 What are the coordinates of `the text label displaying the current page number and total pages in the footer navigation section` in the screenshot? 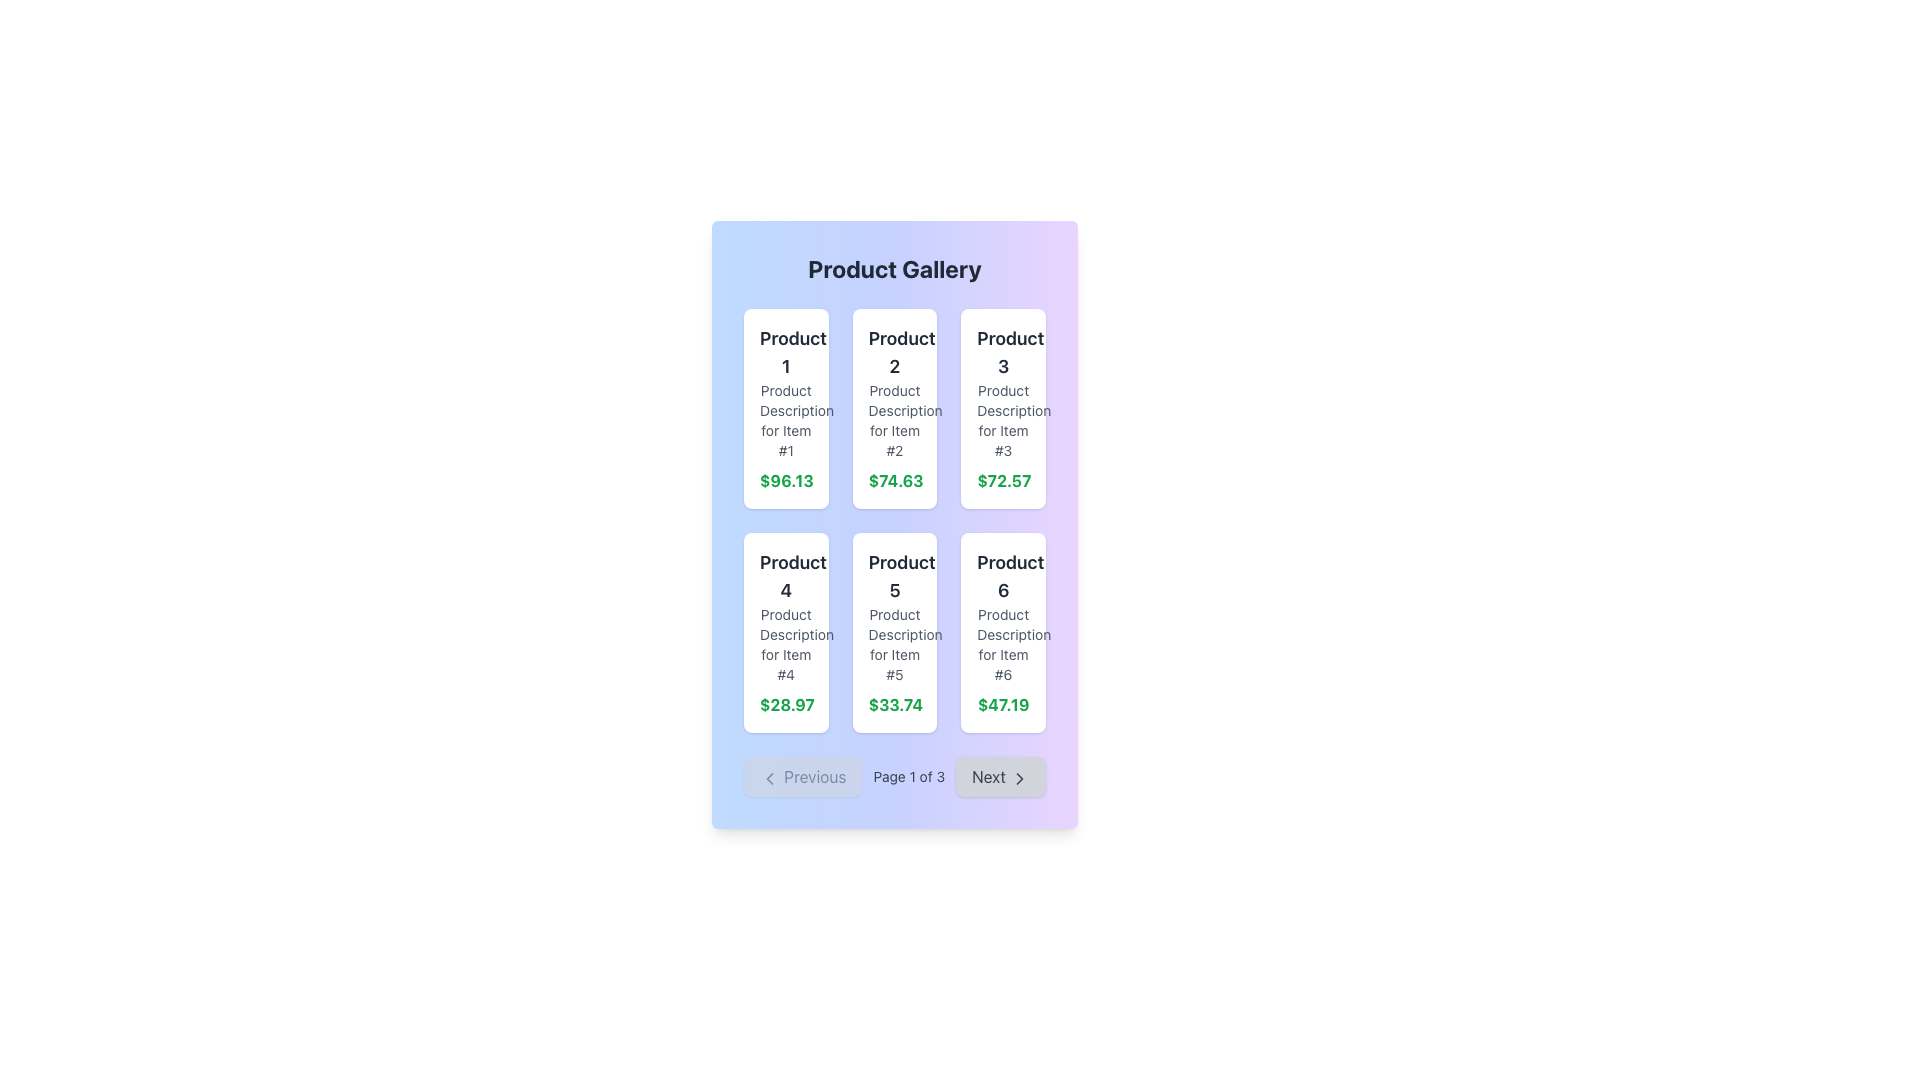 It's located at (908, 775).